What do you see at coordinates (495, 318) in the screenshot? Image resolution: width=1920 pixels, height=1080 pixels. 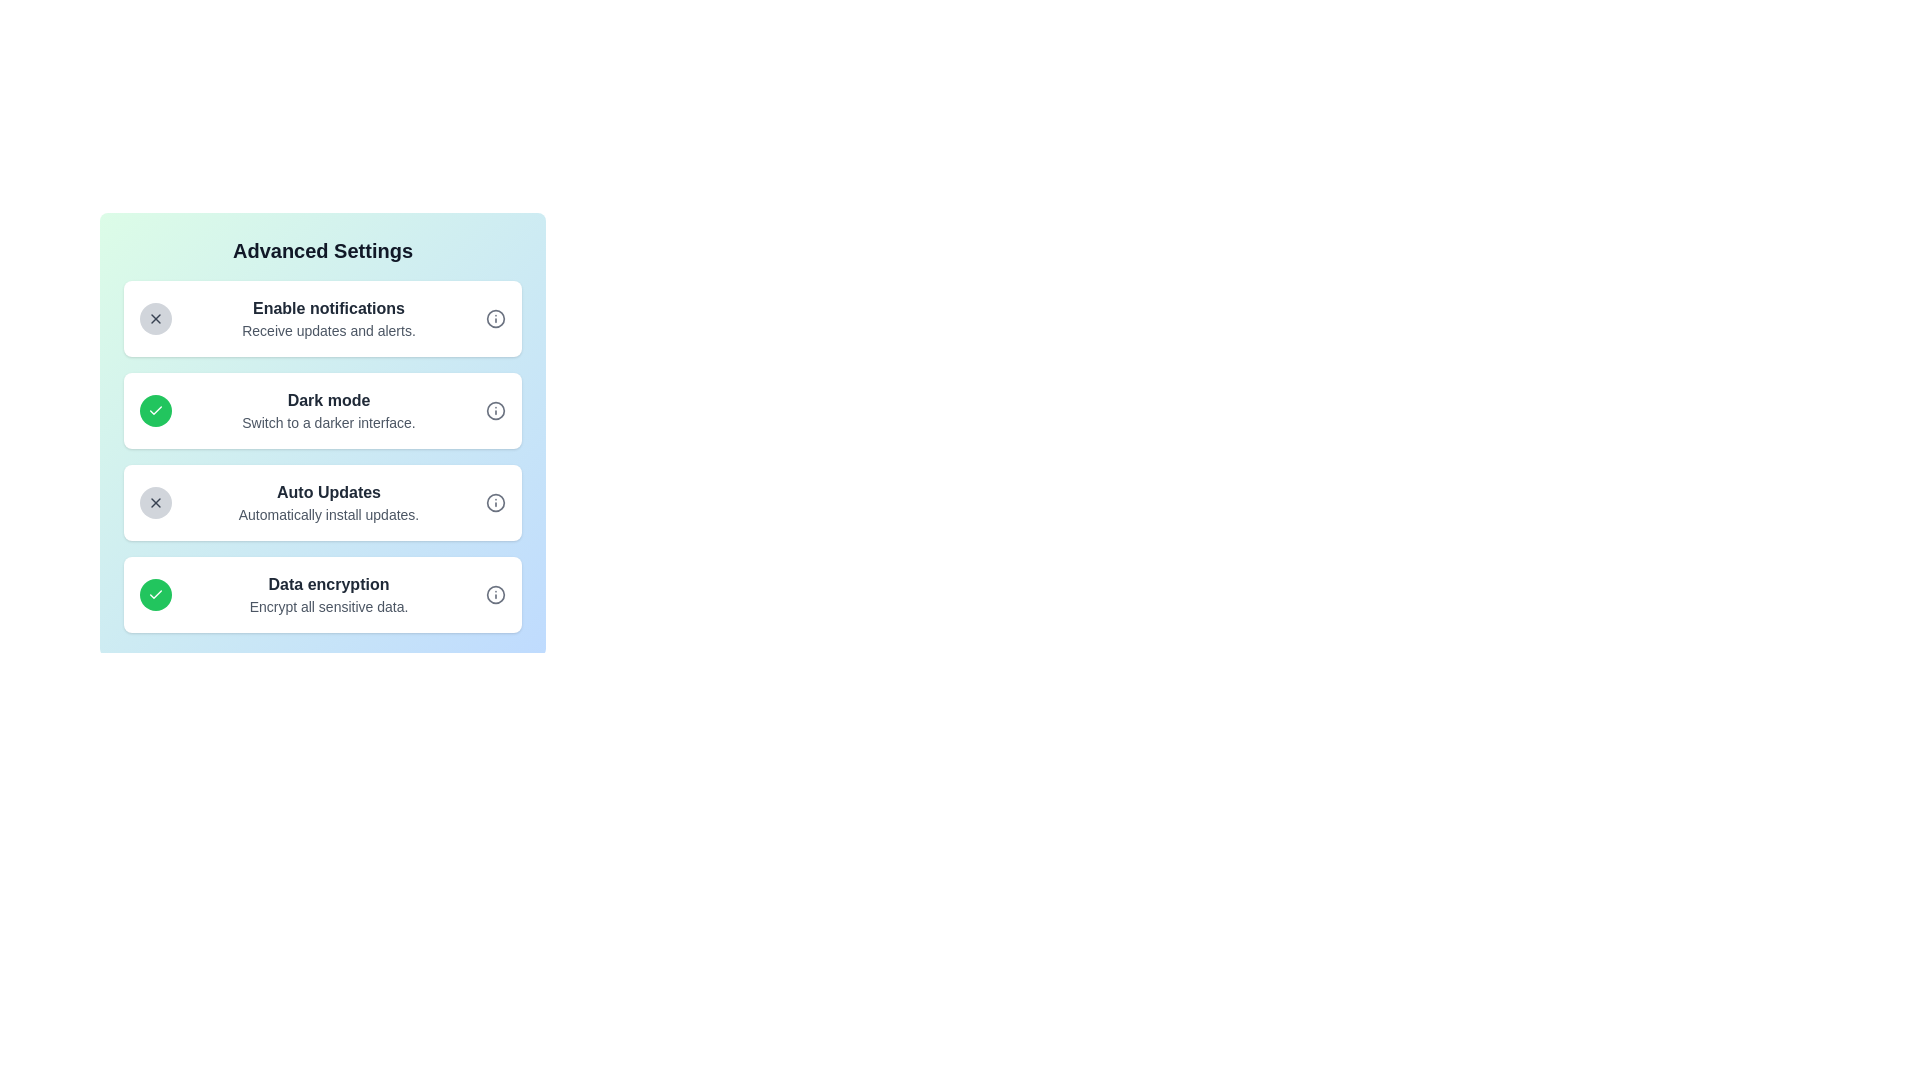 I see `the information icon for Enable notifications to view its description` at bounding box center [495, 318].